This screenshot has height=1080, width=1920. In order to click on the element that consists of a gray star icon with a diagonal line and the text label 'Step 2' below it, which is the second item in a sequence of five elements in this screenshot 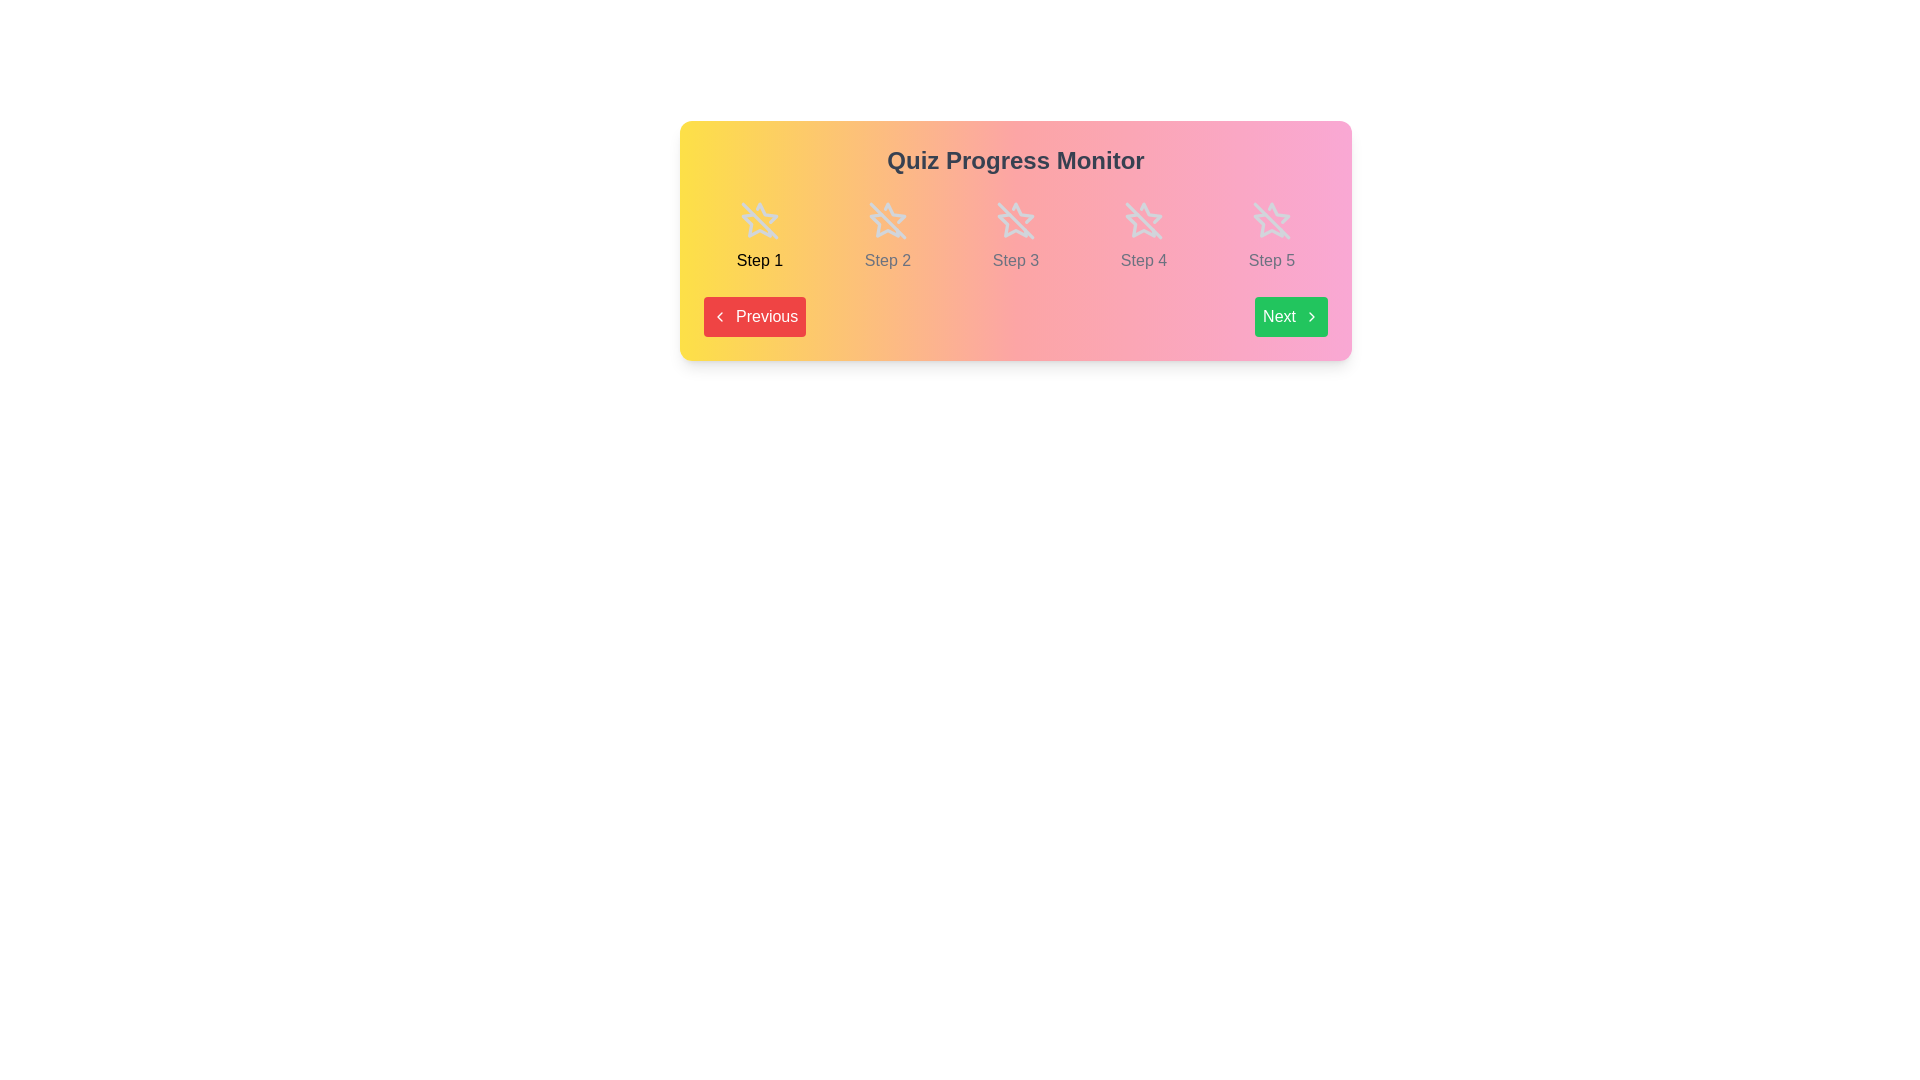, I will do `click(887, 235)`.